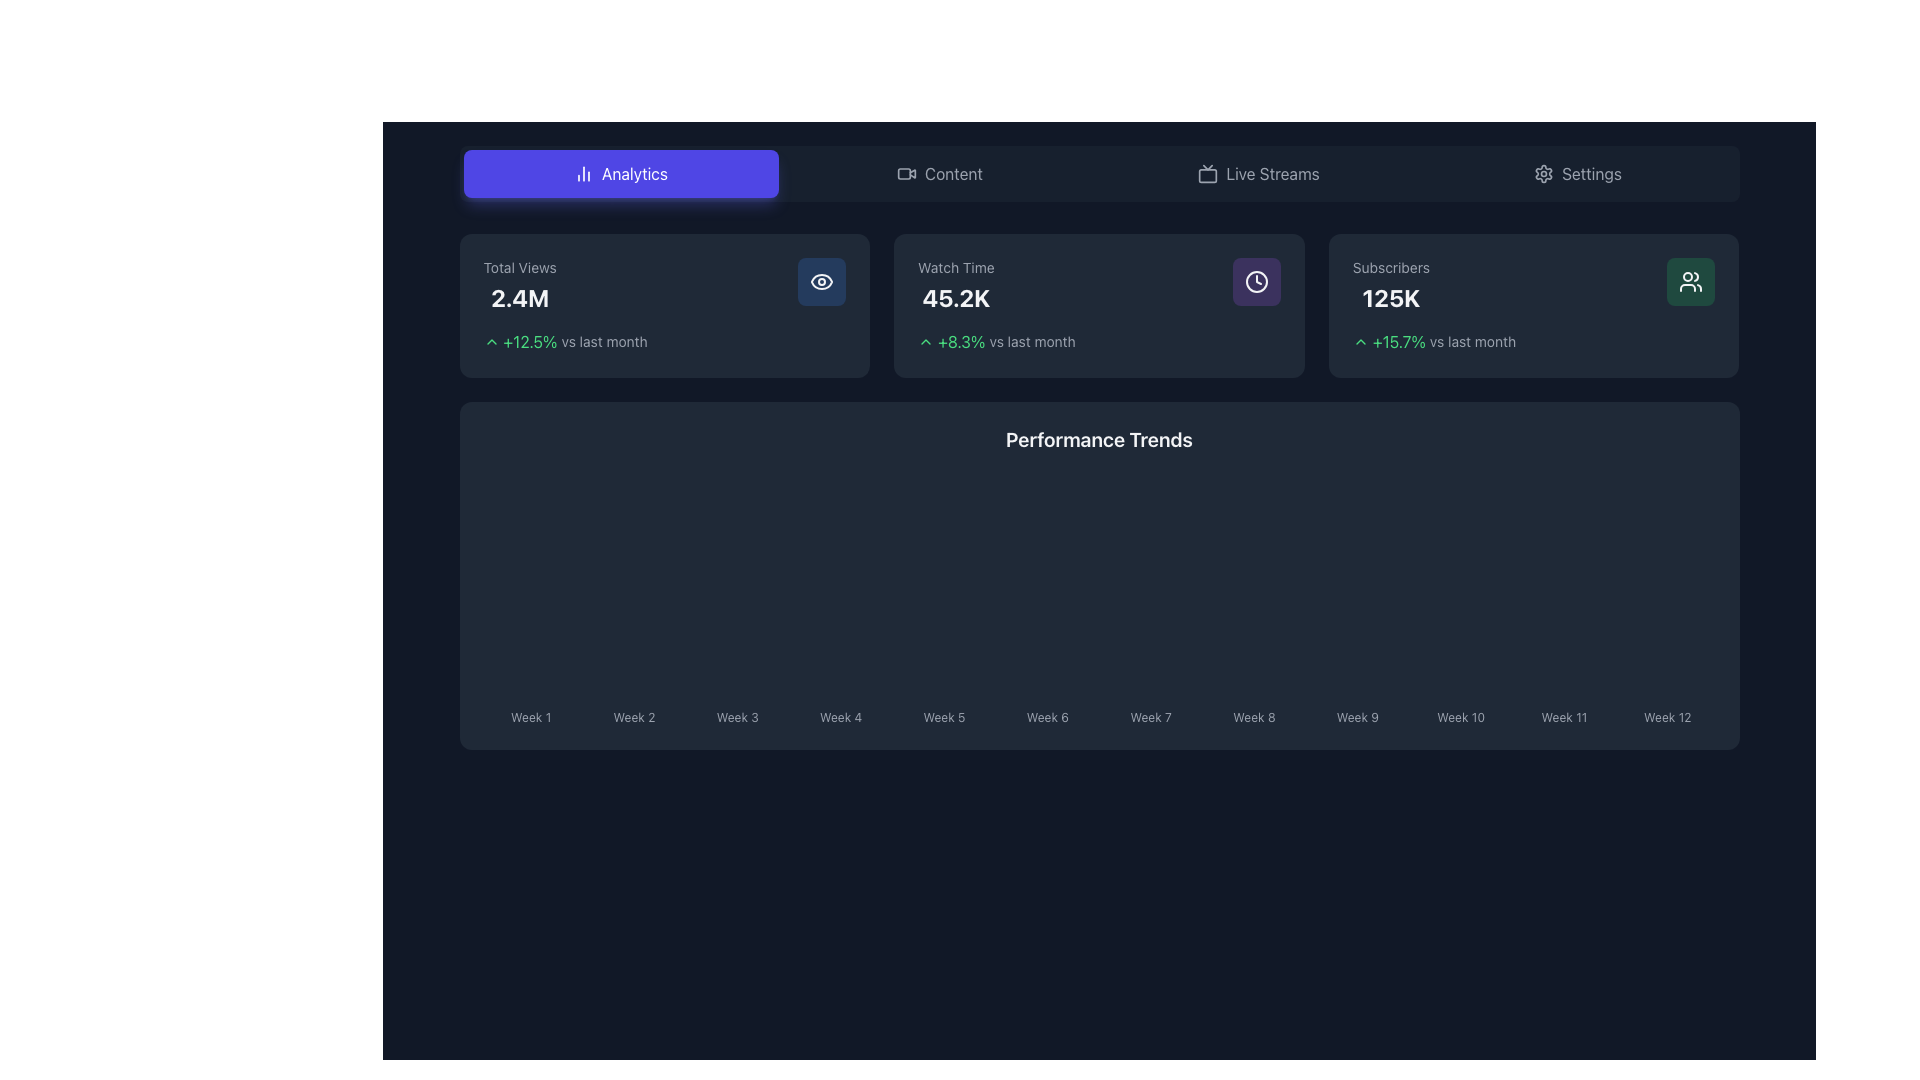  I want to click on the text display element that shows the total number of views, located in the upper-left corner of a dark card containing analytics metrics, so click(520, 285).